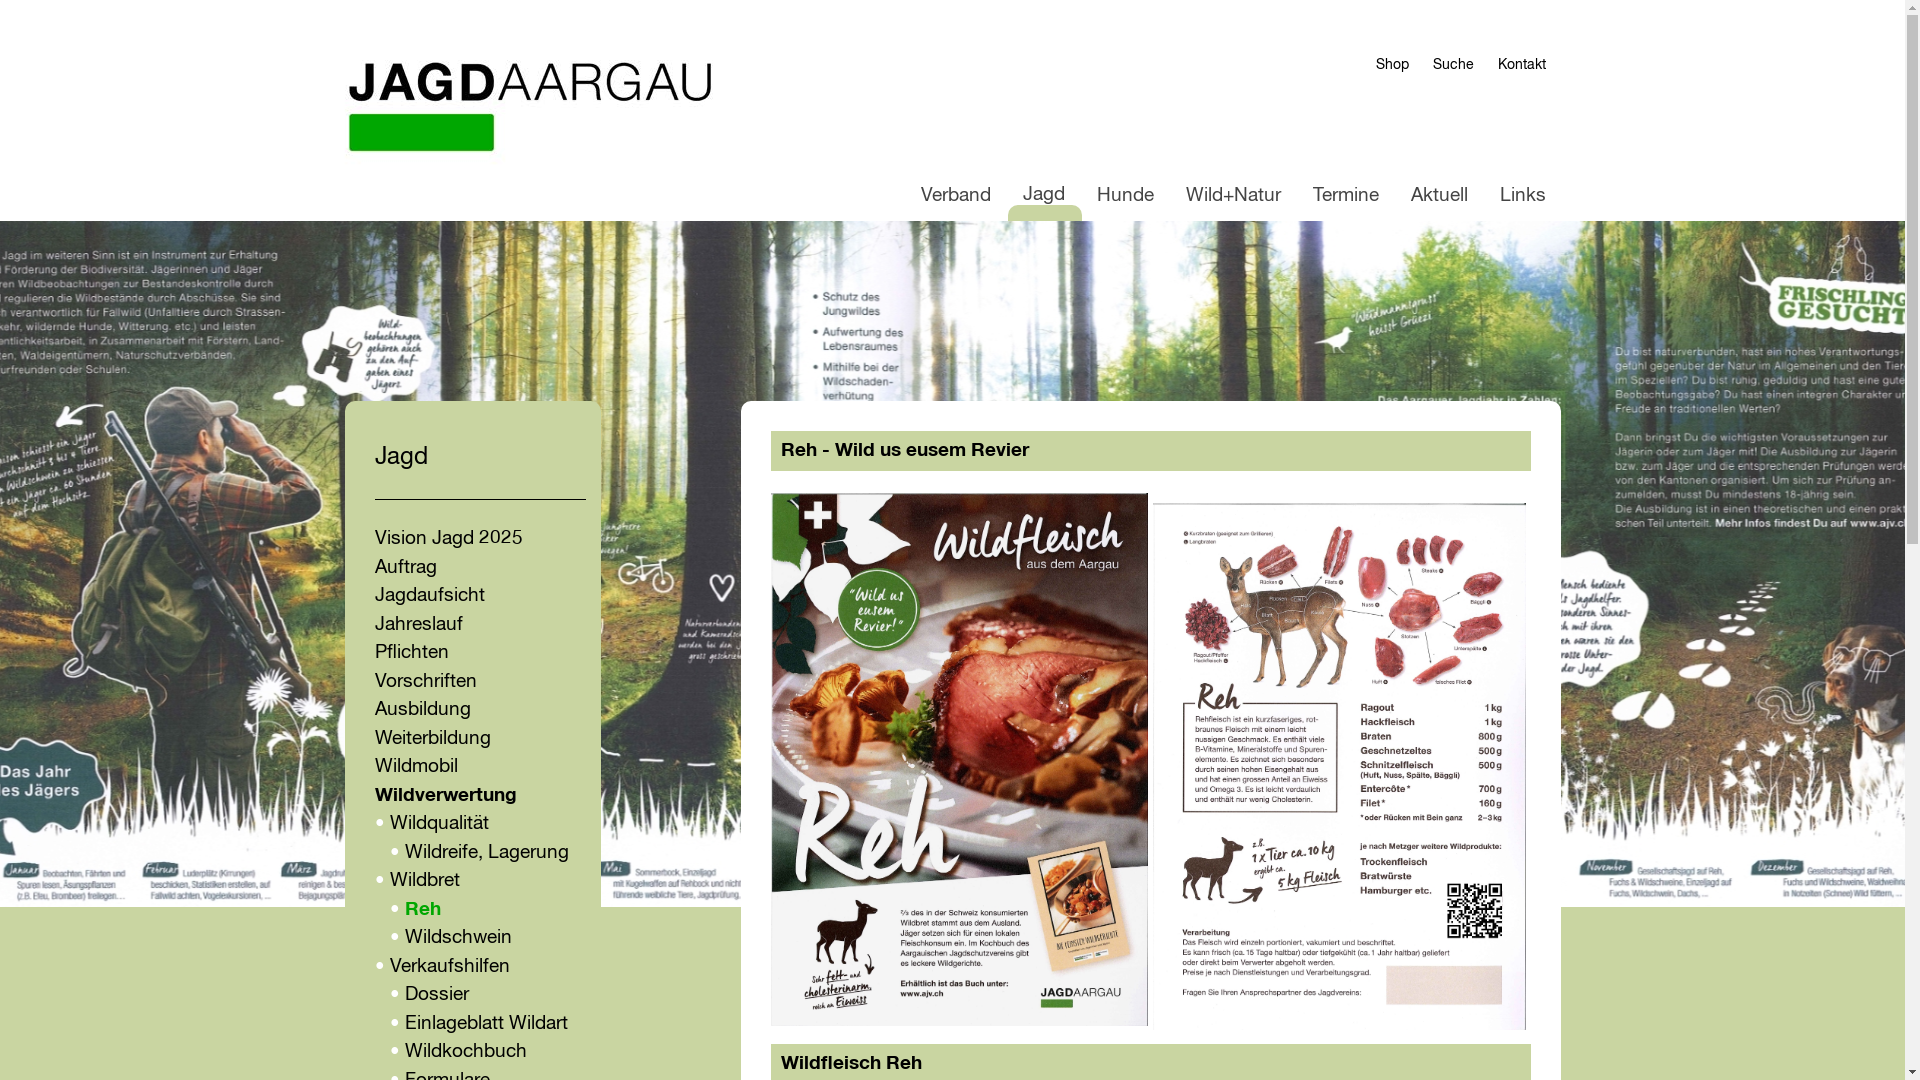 Image resolution: width=1920 pixels, height=1080 pixels. Describe the element at coordinates (374, 567) in the screenshot. I see `'Auftrag'` at that location.